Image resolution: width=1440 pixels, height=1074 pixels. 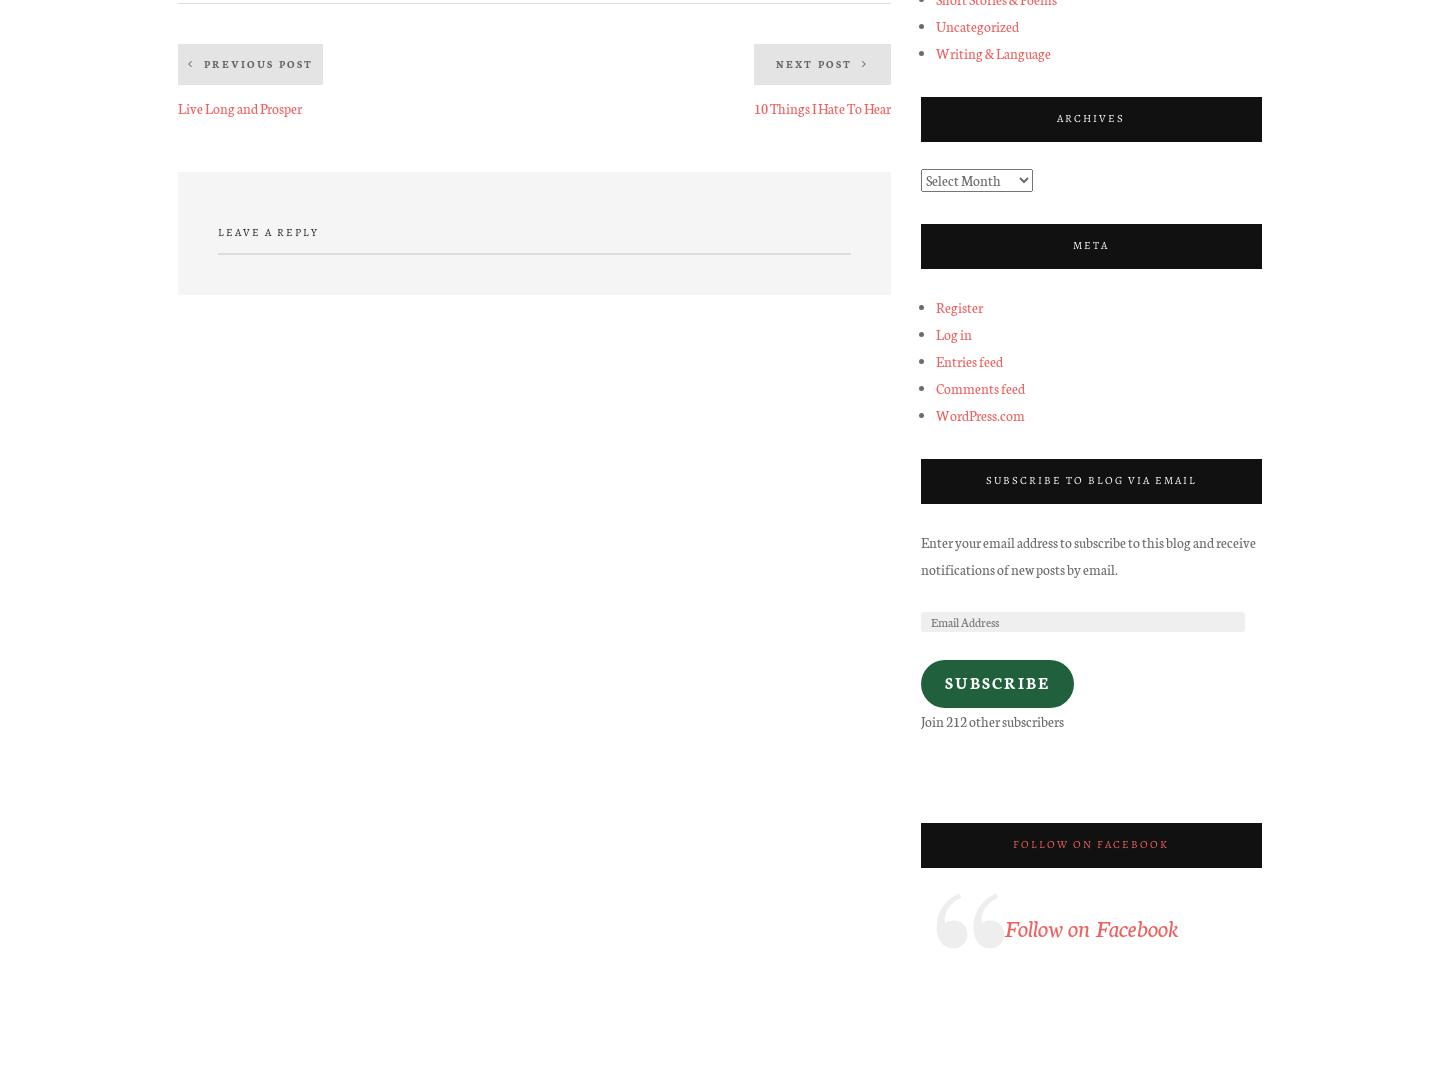 What do you see at coordinates (1089, 478) in the screenshot?
I see `'Subscribe to Blog via Email'` at bounding box center [1089, 478].